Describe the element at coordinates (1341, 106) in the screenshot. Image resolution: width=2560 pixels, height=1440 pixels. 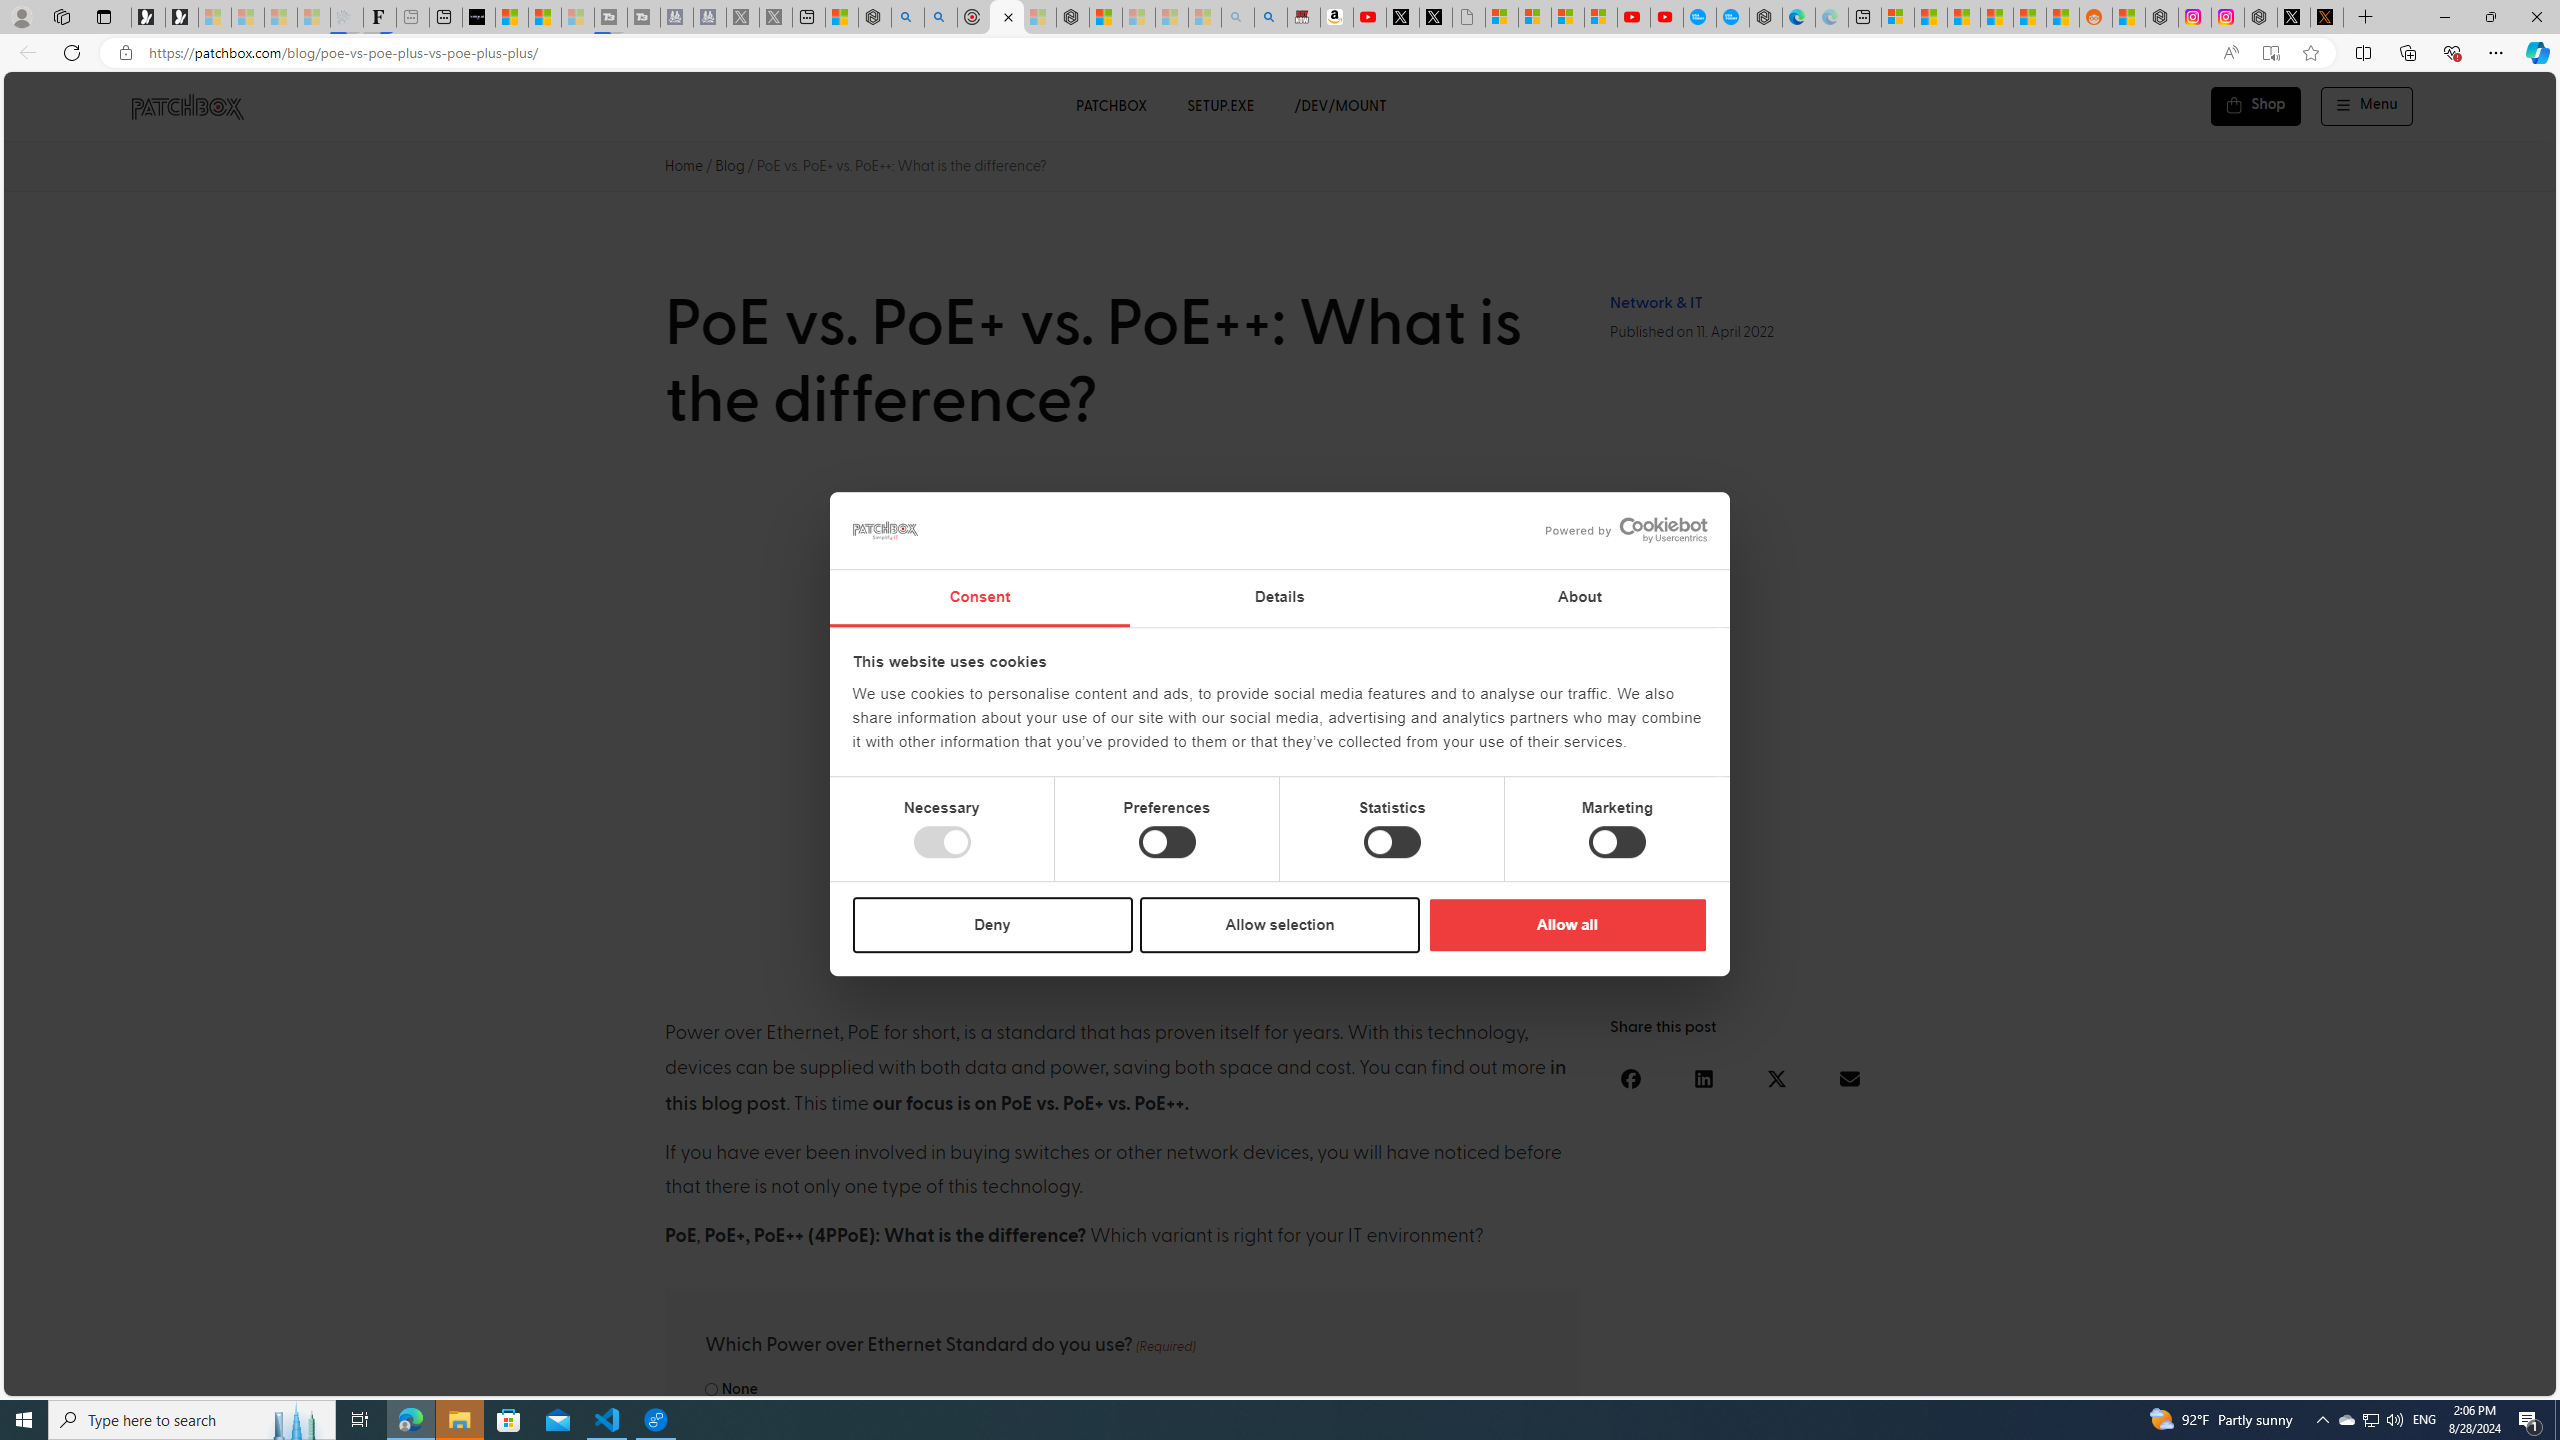
I see `'/DEV/MOUNT'` at that location.